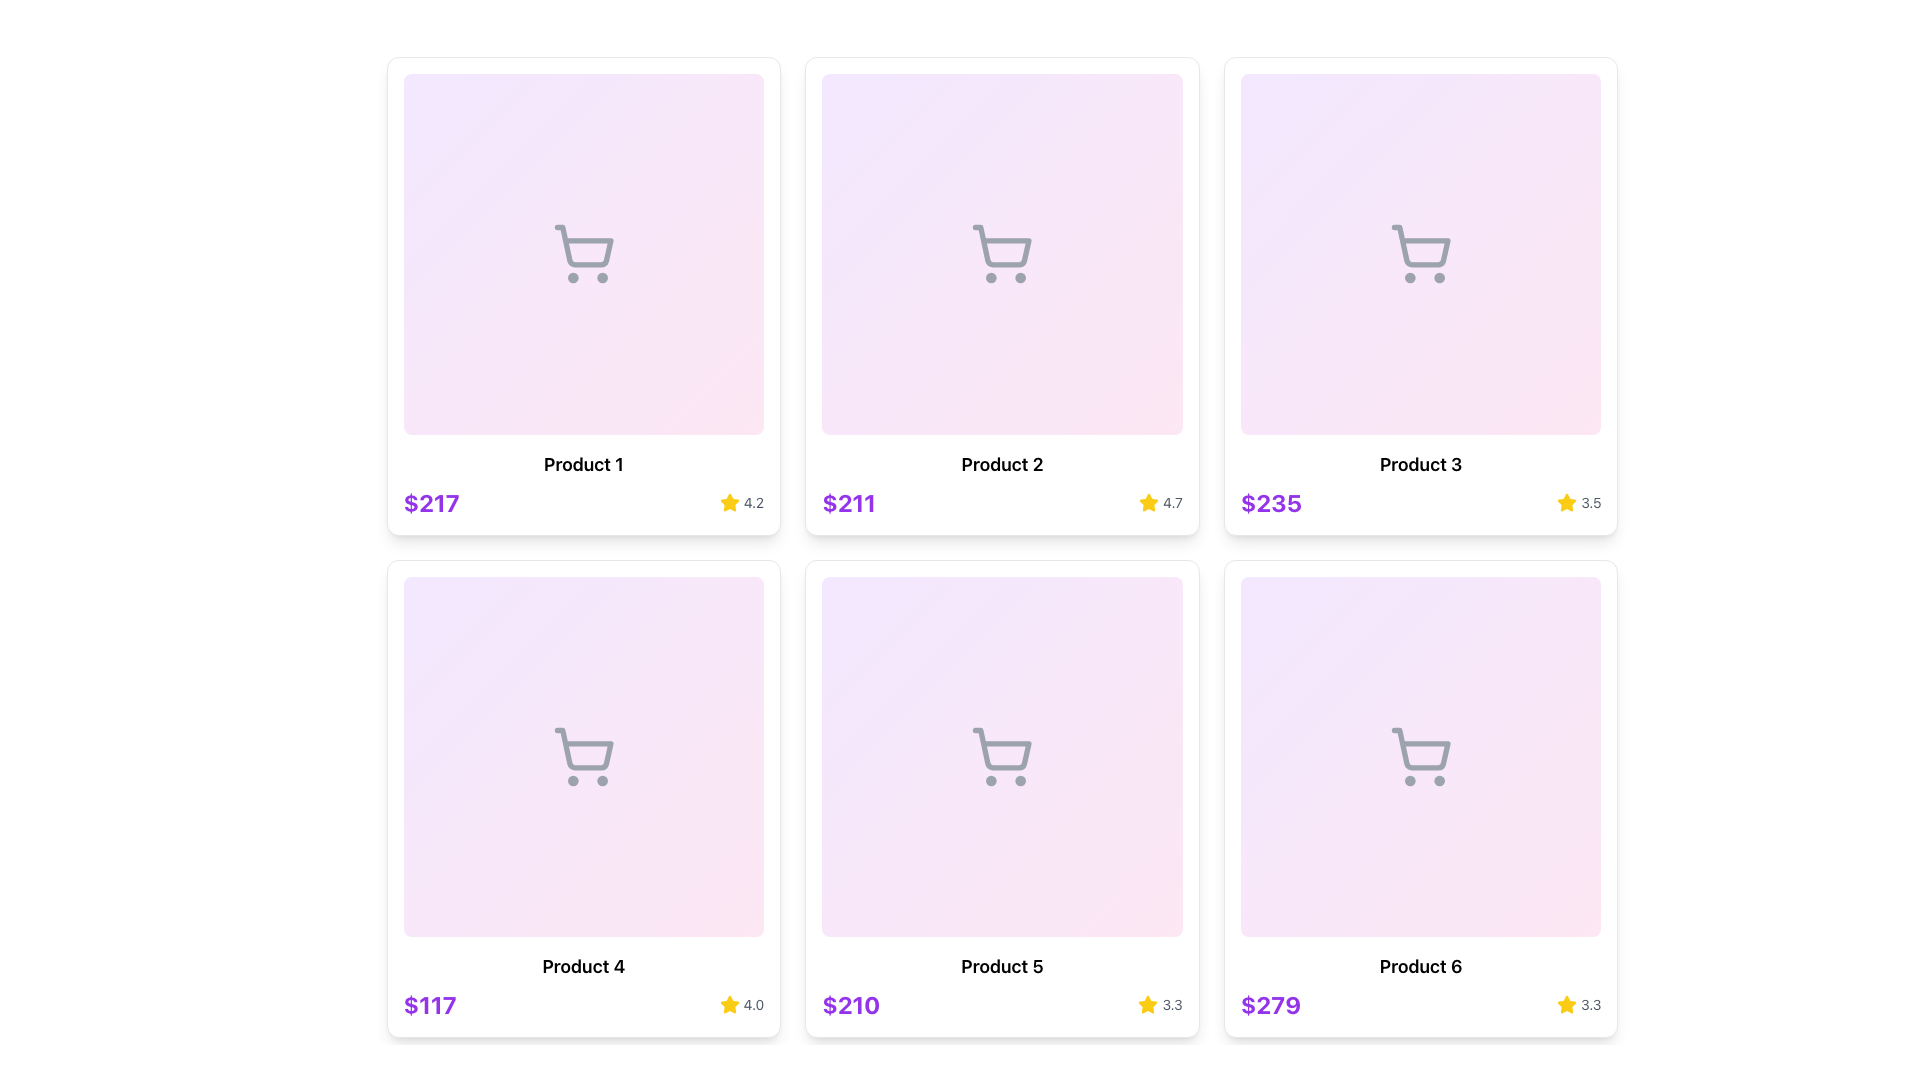 Image resolution: width=1920 pixels, height=1080 pixels. What do you see at coordinates (740, 501) in the screenshot?
I see `the rating display element showing a yellow star icon followed by the text '4.2', located at the bottom-right of the first card in the grid layout` at bounding box center [740, 501].